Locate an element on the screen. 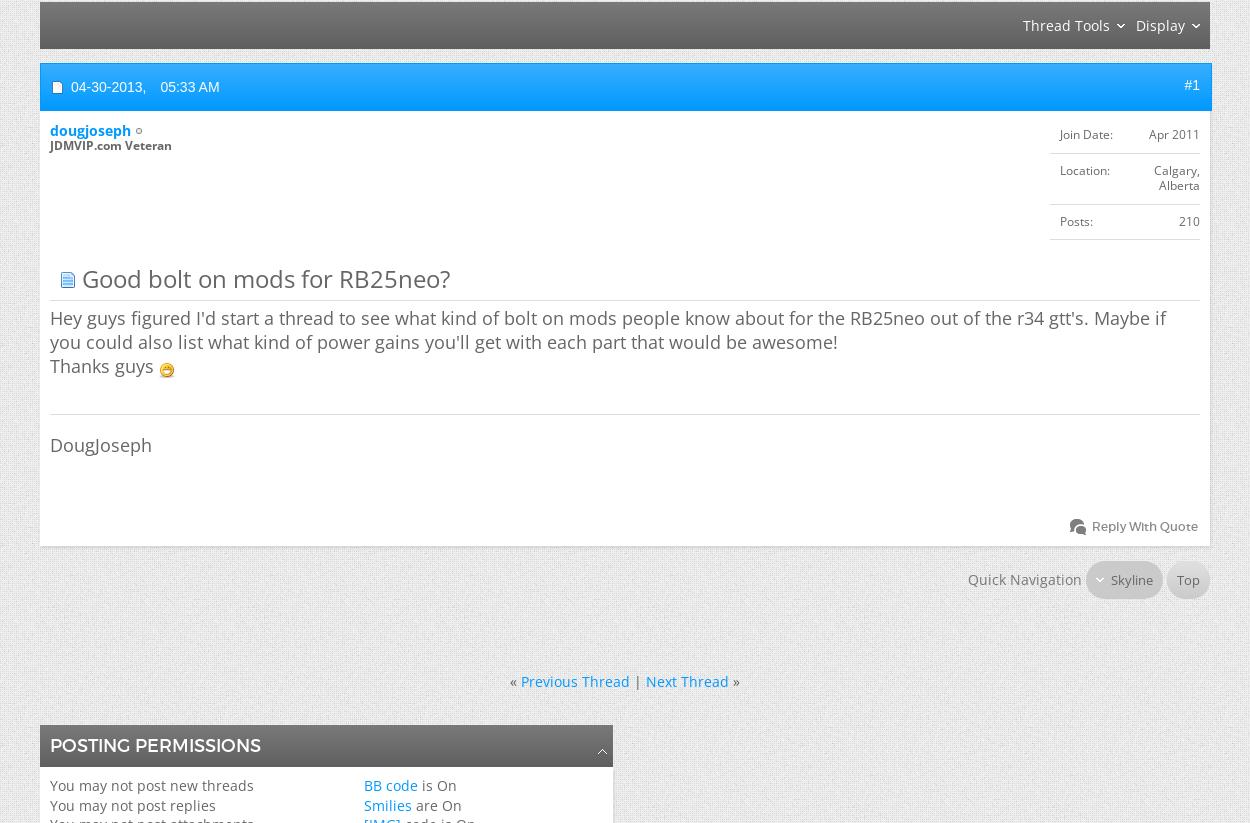 The image size is (1250, 823). 'Previous Thread' is located at coordinates (574, 680).